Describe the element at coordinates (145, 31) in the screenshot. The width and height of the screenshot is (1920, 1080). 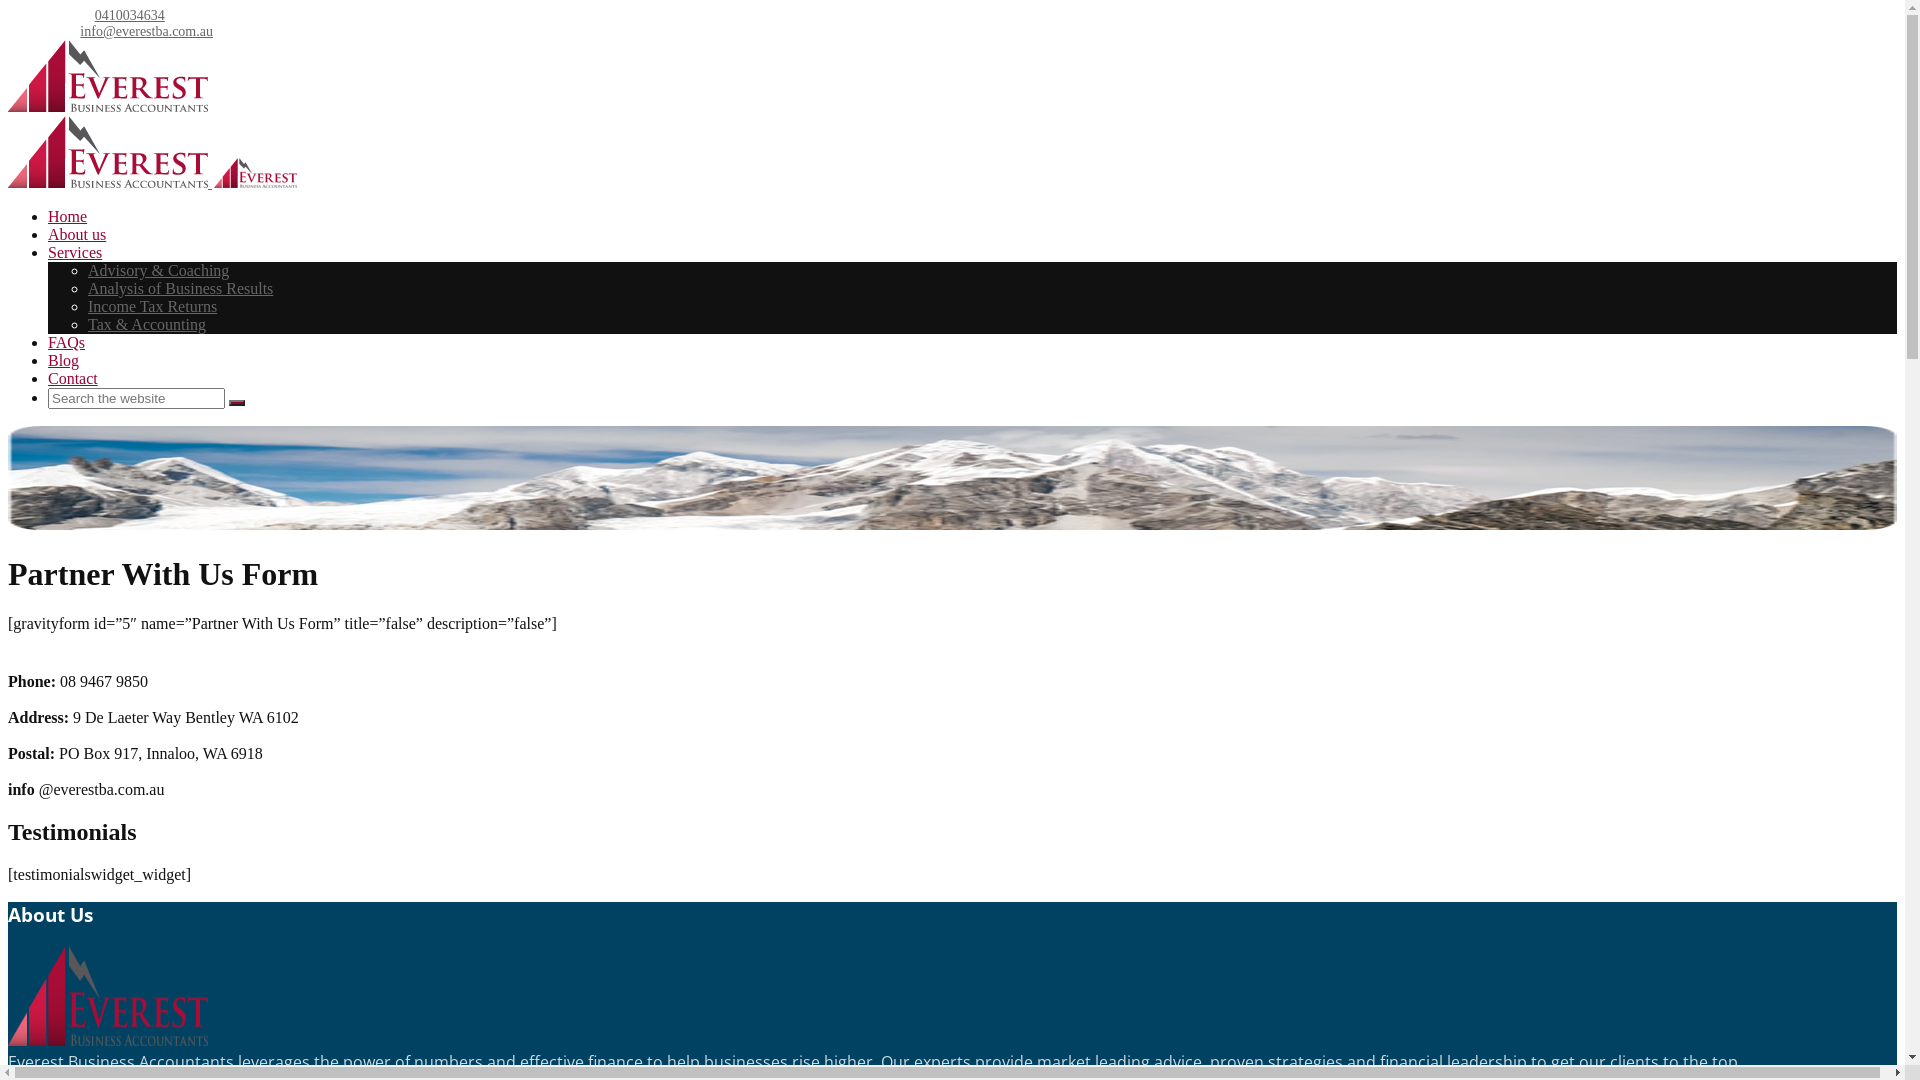
I see `'info@everestba.com.au'` at that location.